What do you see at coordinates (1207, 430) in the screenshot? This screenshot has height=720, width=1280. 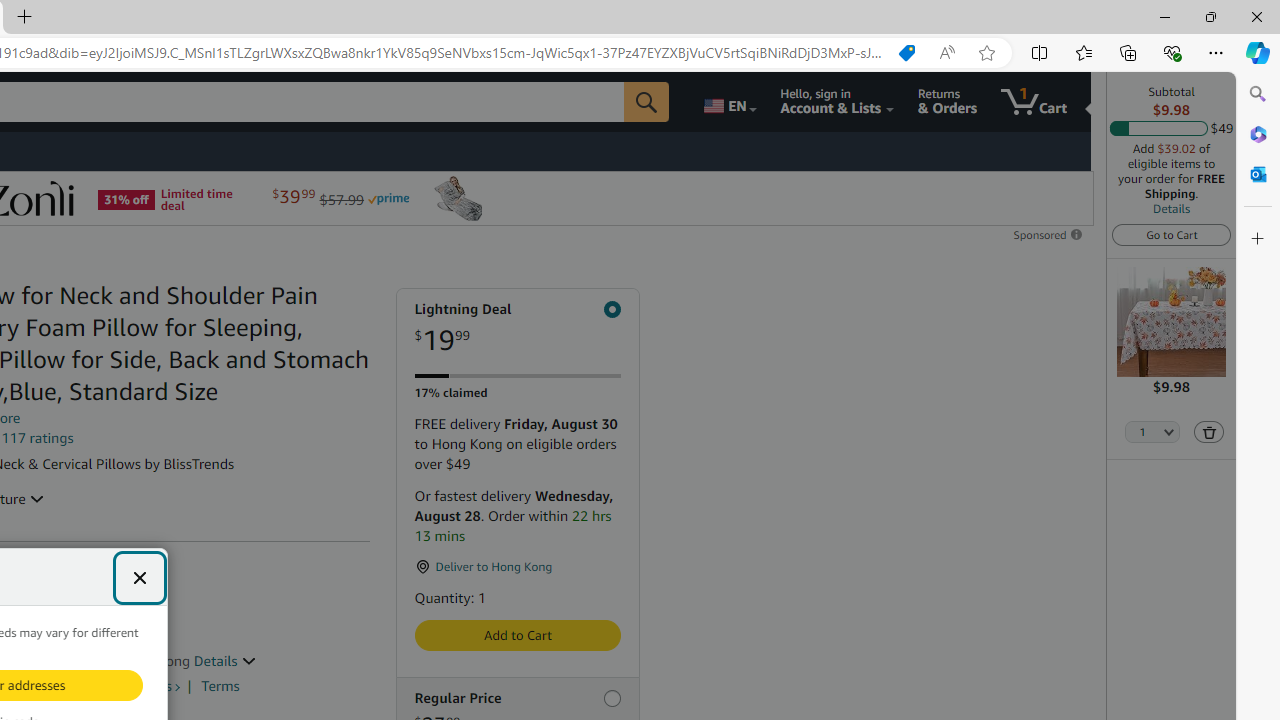 I see `'Delete'` at bounding box center [1207, 430].